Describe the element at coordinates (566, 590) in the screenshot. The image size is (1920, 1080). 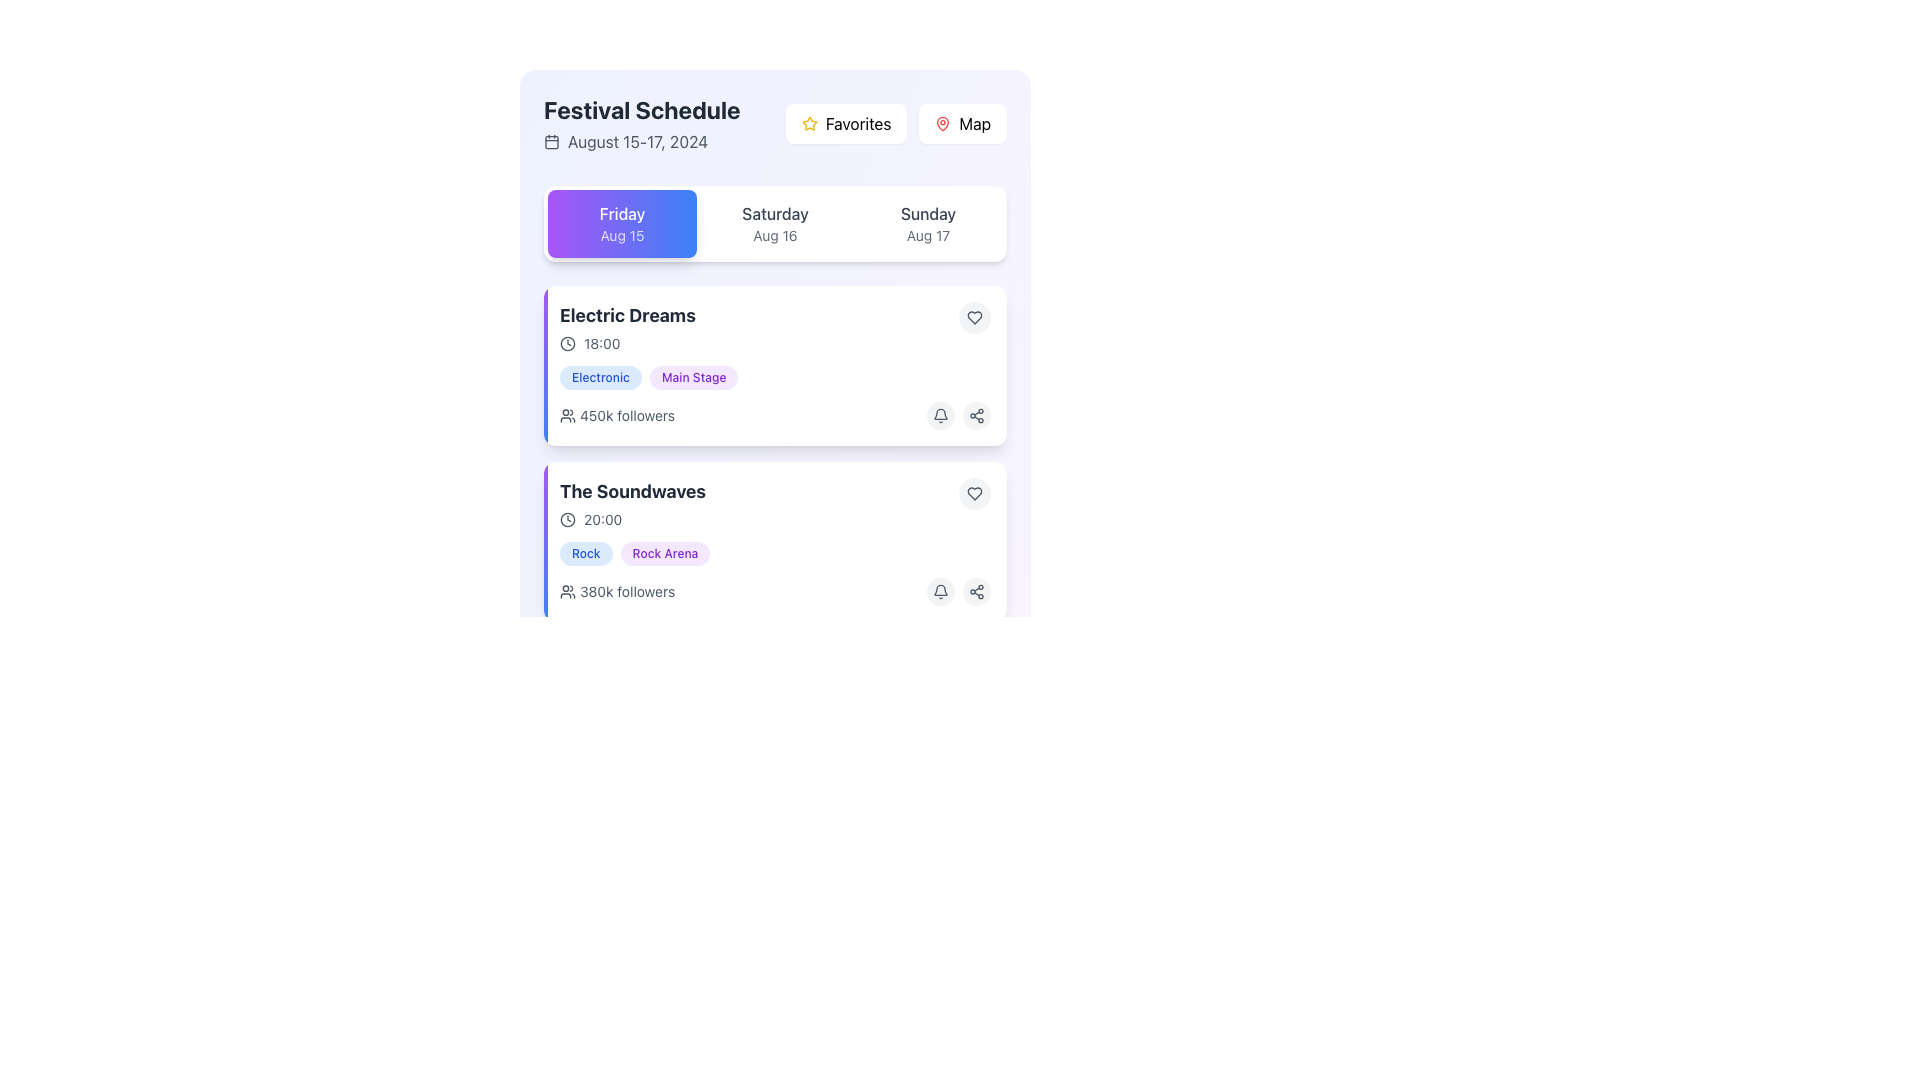
I see `the graphic icon depicting multiple user silhouettes, located before the text '380k followers' in the description section of 'The Soundwaves' event card` at that location.